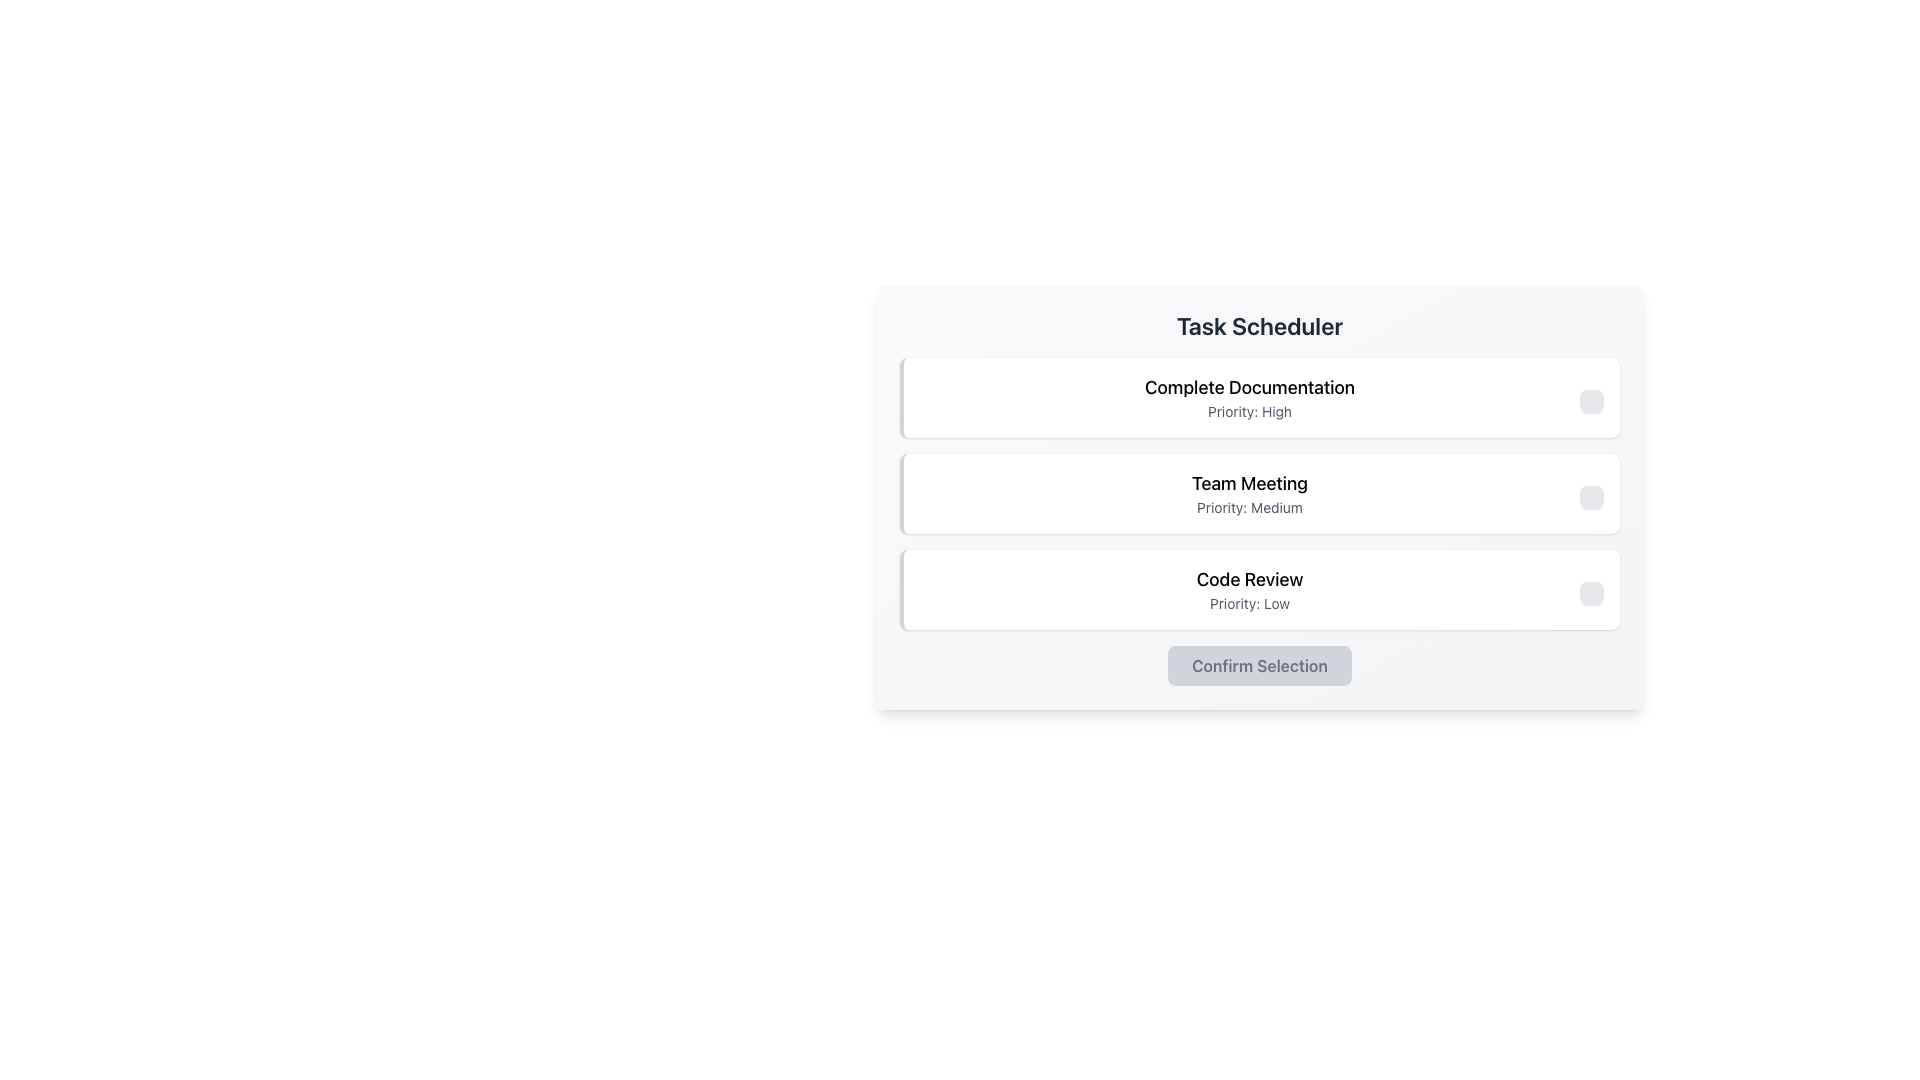 The height and width of the screenshot is (1080, 1920). What do you see at coordinates (1258, 397) in the screenshot?
I see `the first task in the list labeled 'Complete Documentation' with a priority level of 'High'` at bounding box center [1258, 397].